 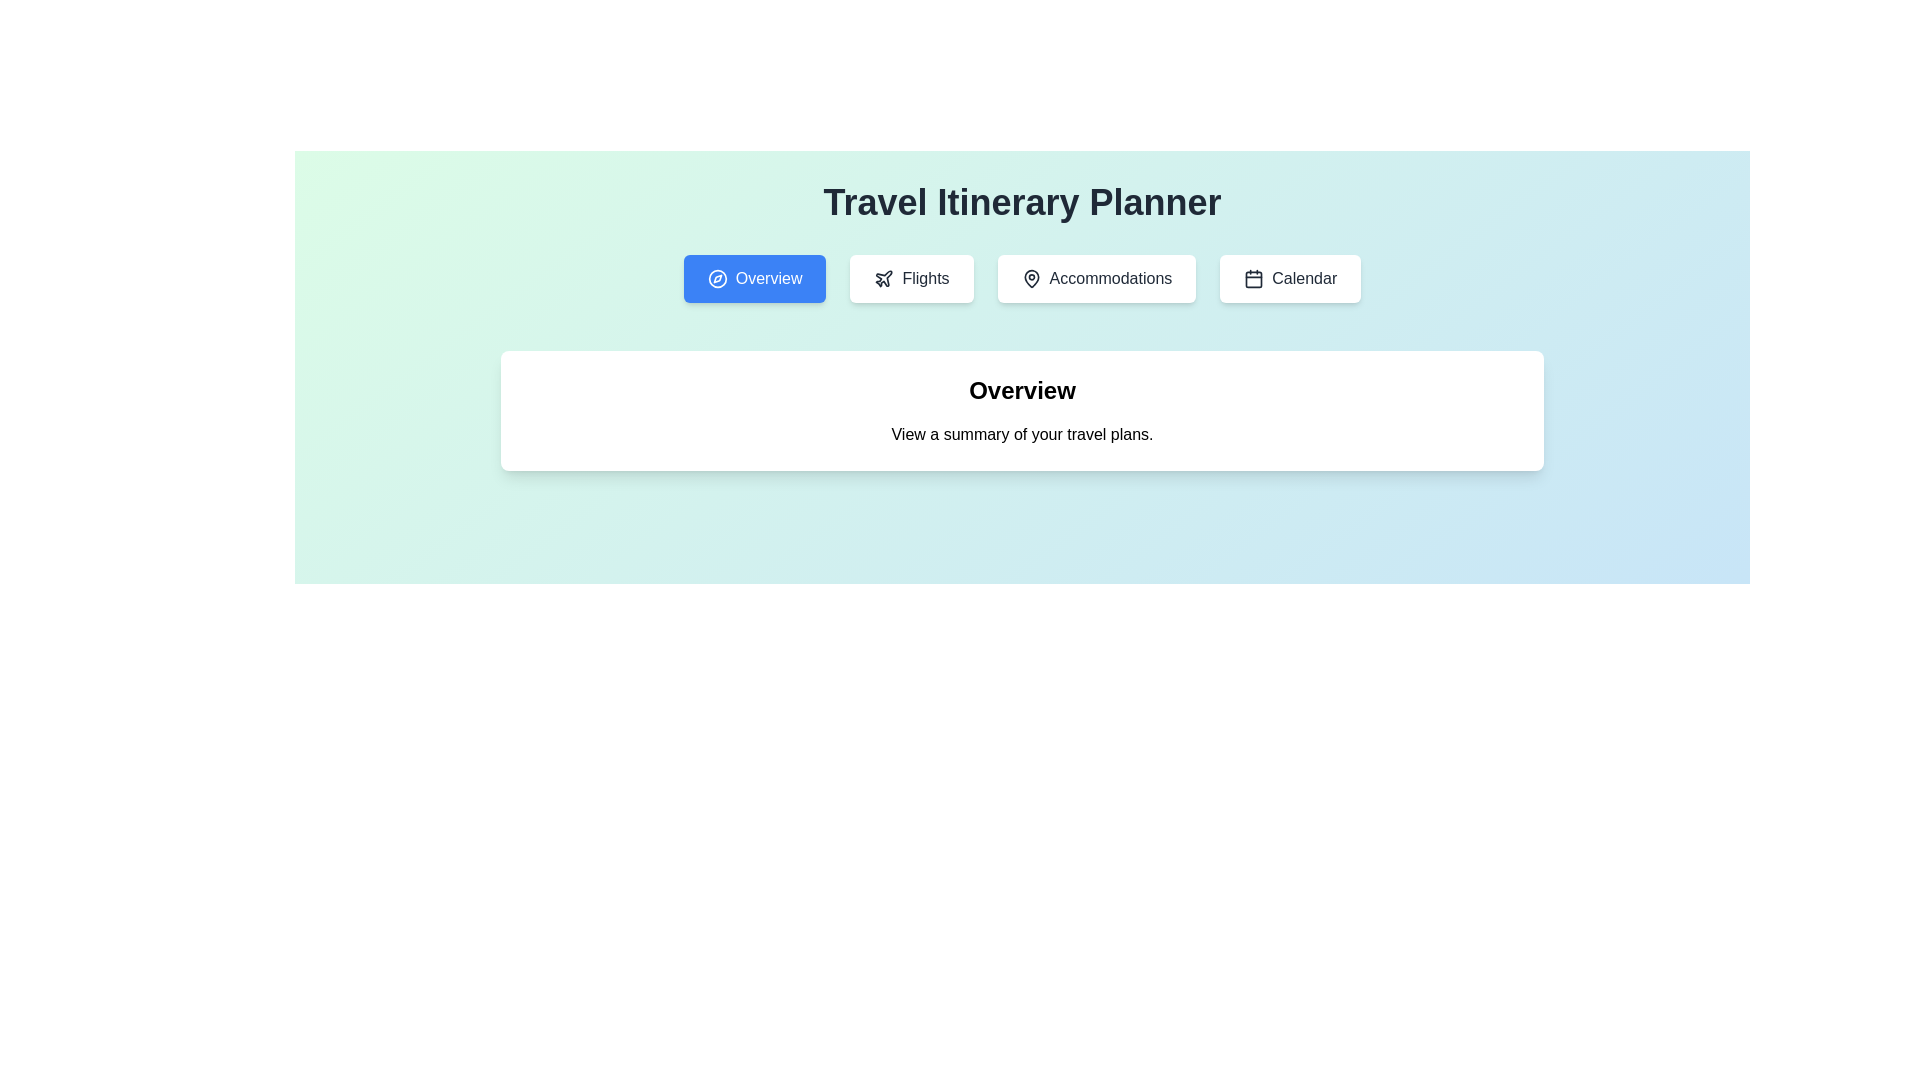 I want to click on the 'Accommodations' button in the horizontal menu located beneath the 'Travel Itinerary Planner' title, so click(x=1095, y=278).